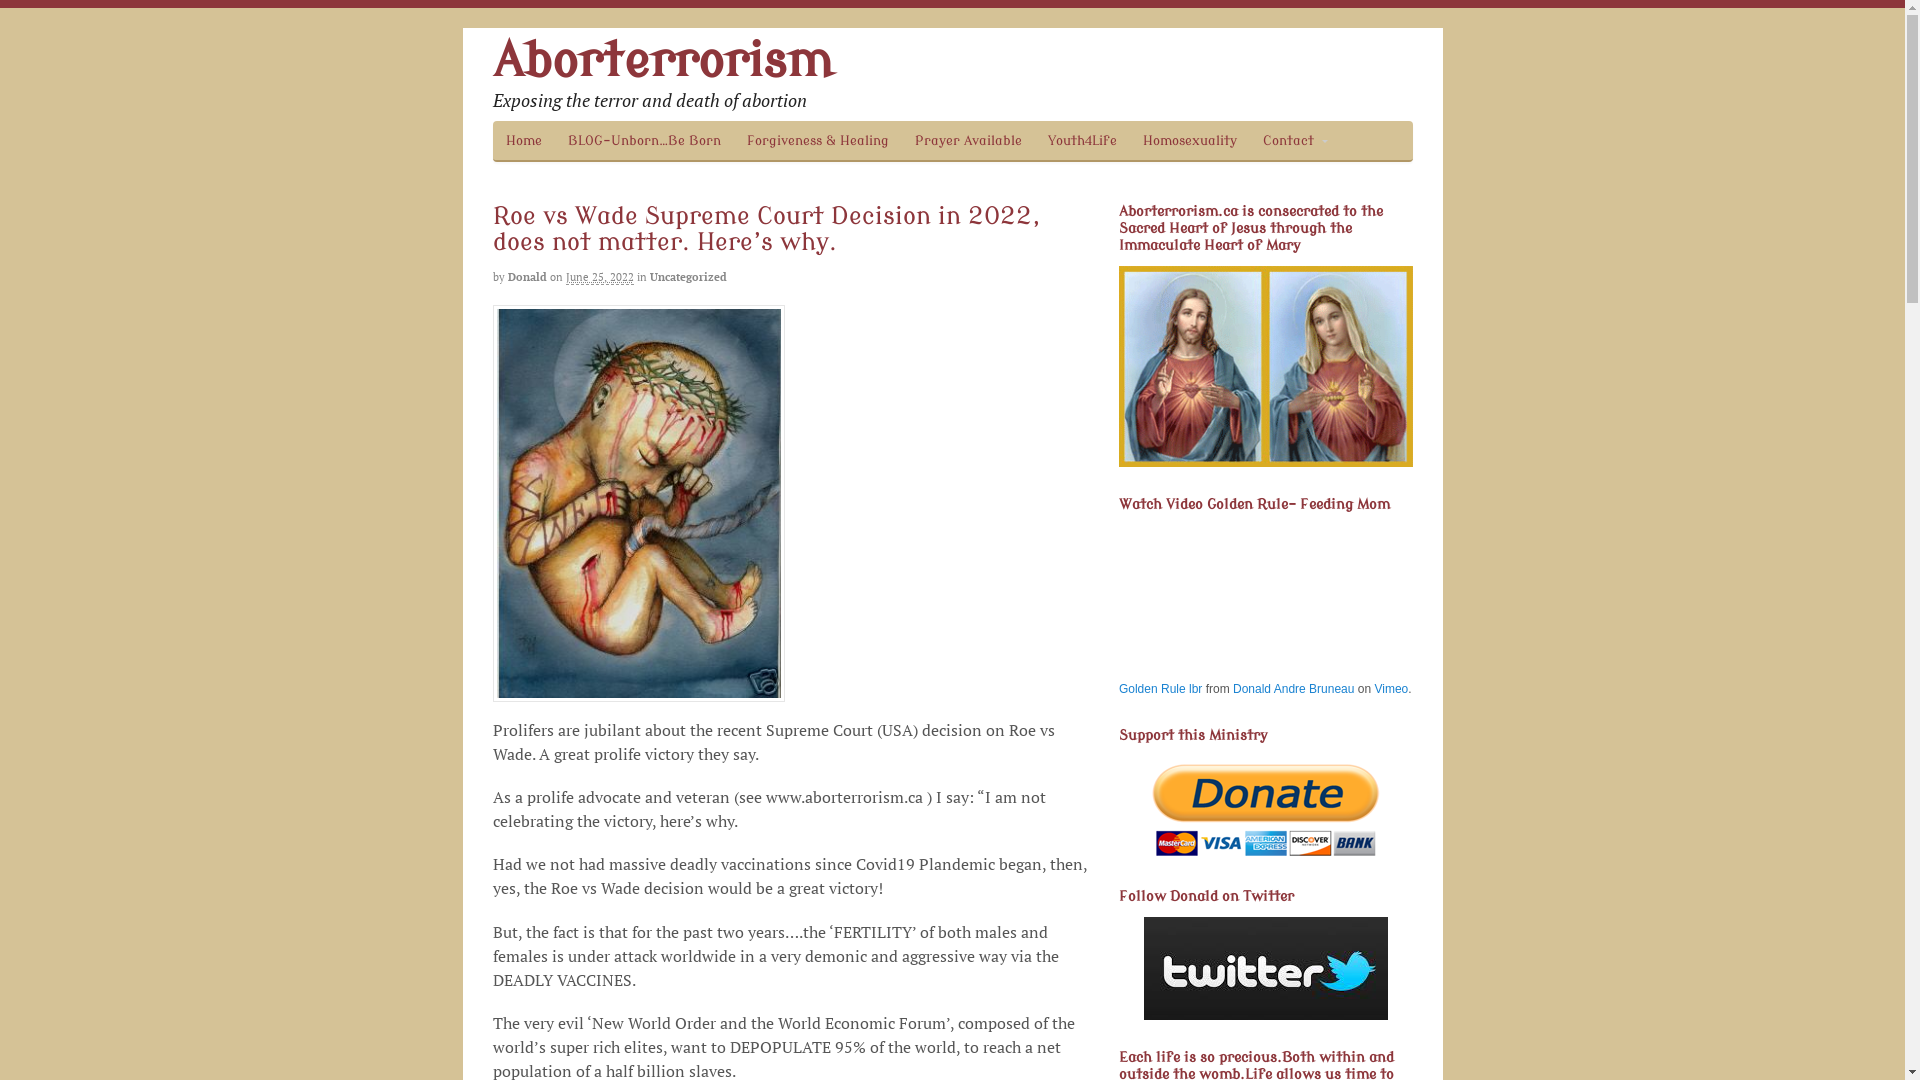 The height and width of the screenshot is (1080, 1920). I want to click on 'Youth4Life', so click(1080, 139).